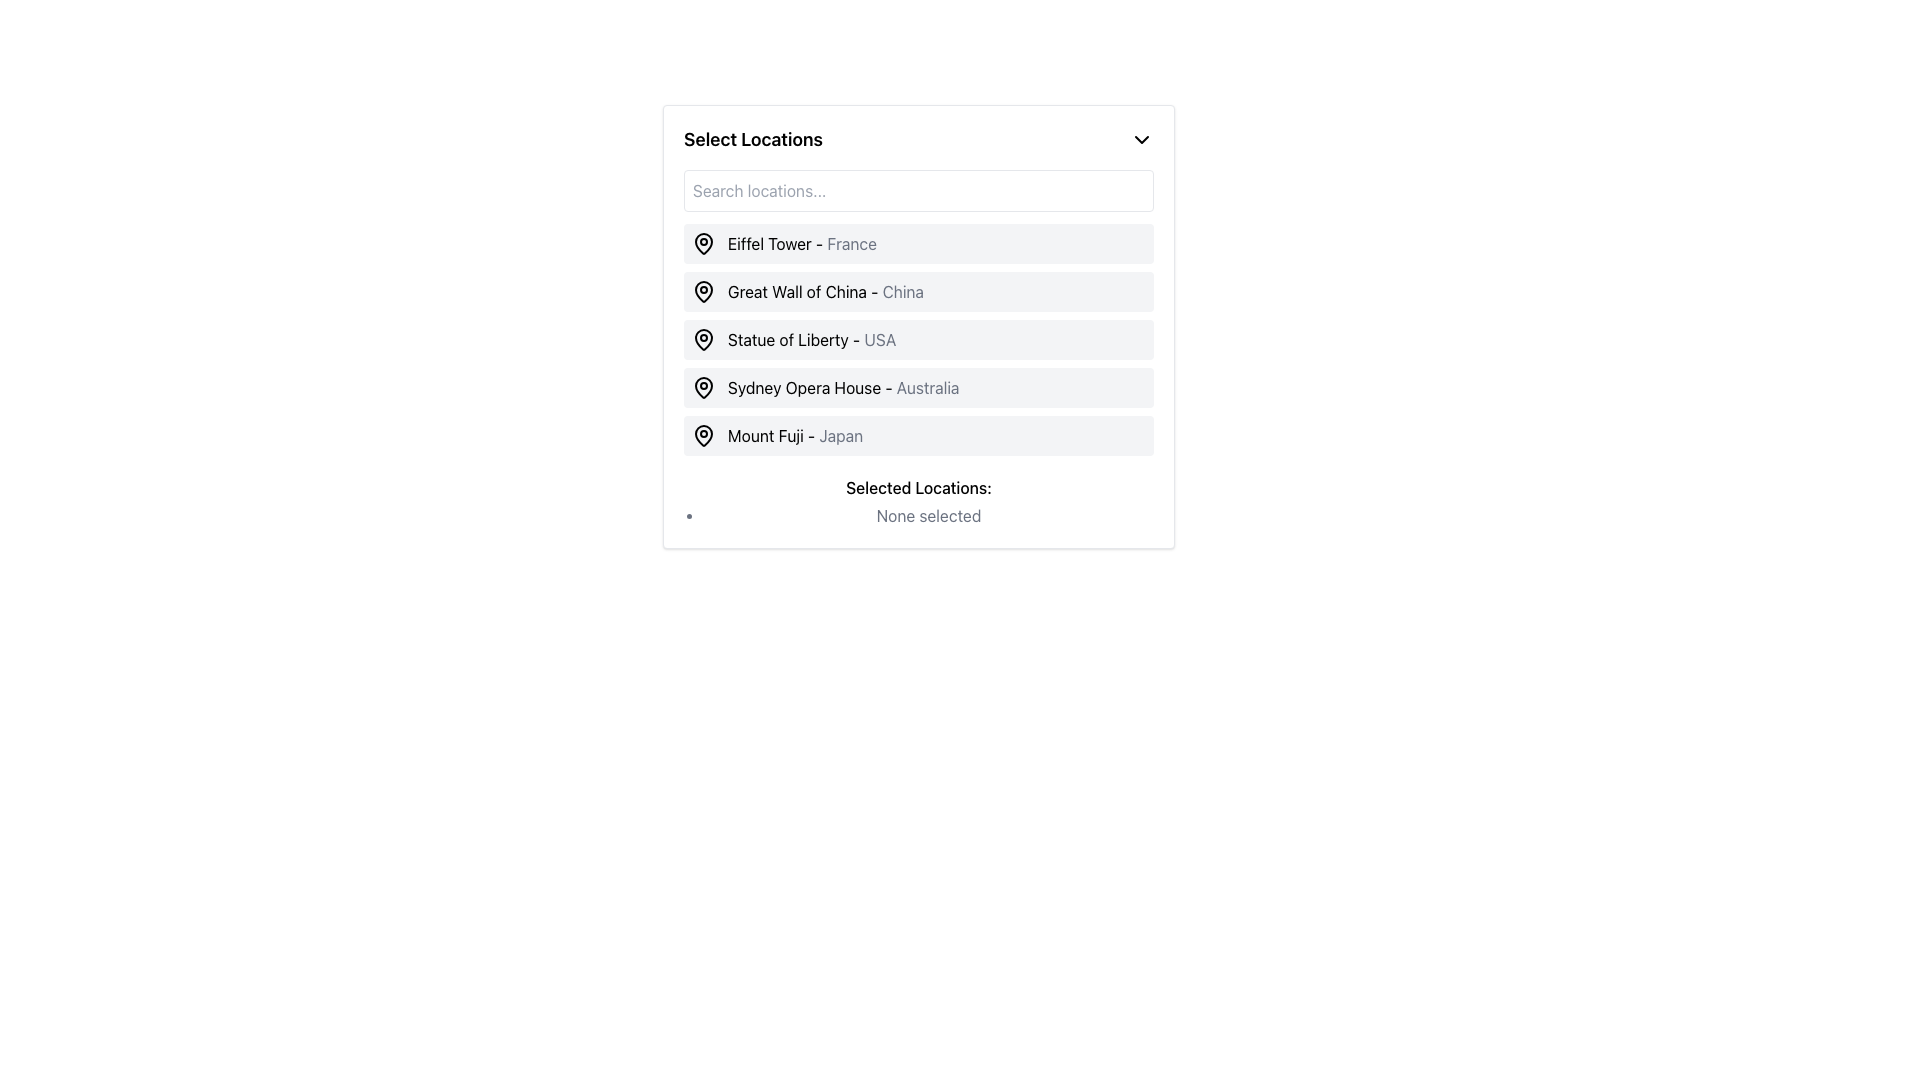 The image size is (1920, 1080). What do you see at coordinates (917, 292) in the screenshot?
I see `the selectable list item representing 'Great Wall of China'` at bounding box center [917, 292].